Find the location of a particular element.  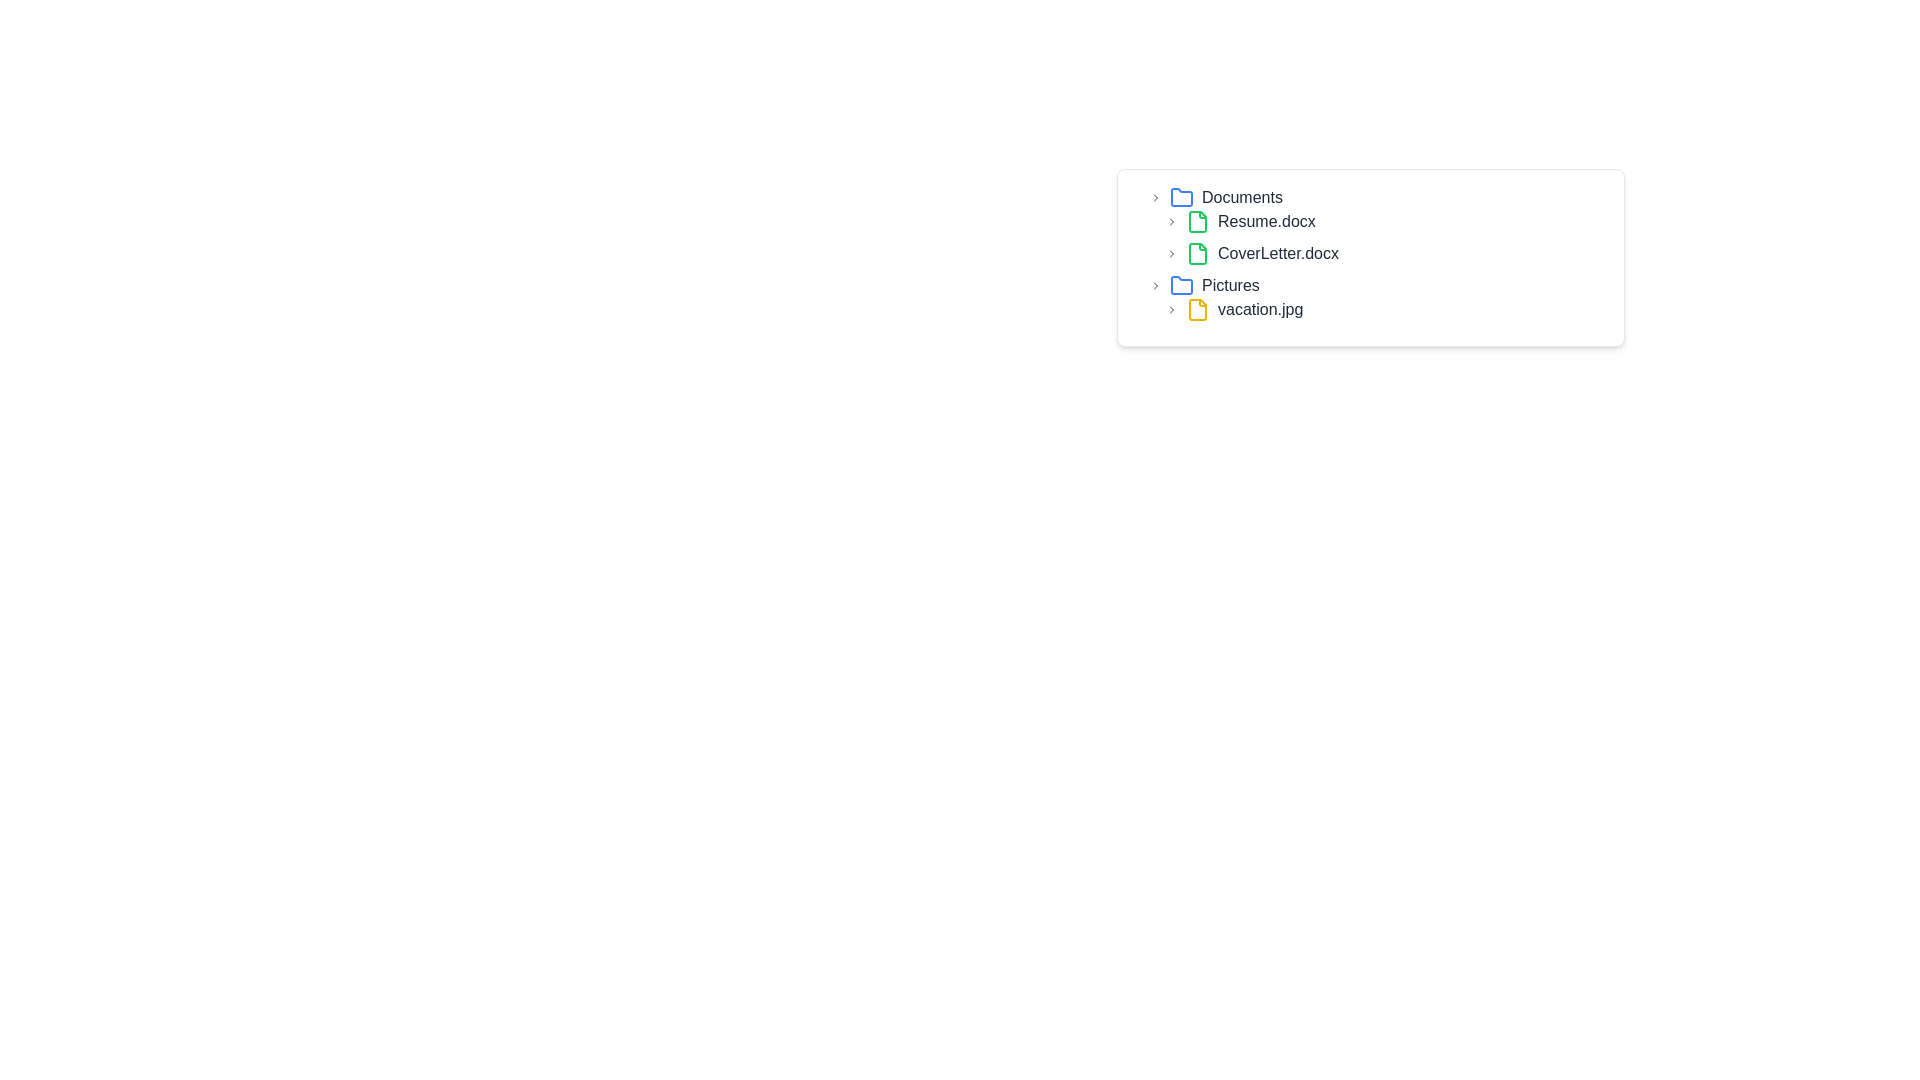

the 'Pictures' folder icon, which is the second folder icon in the list, located on the left side of the interface is located at coordinates (1181, 285).